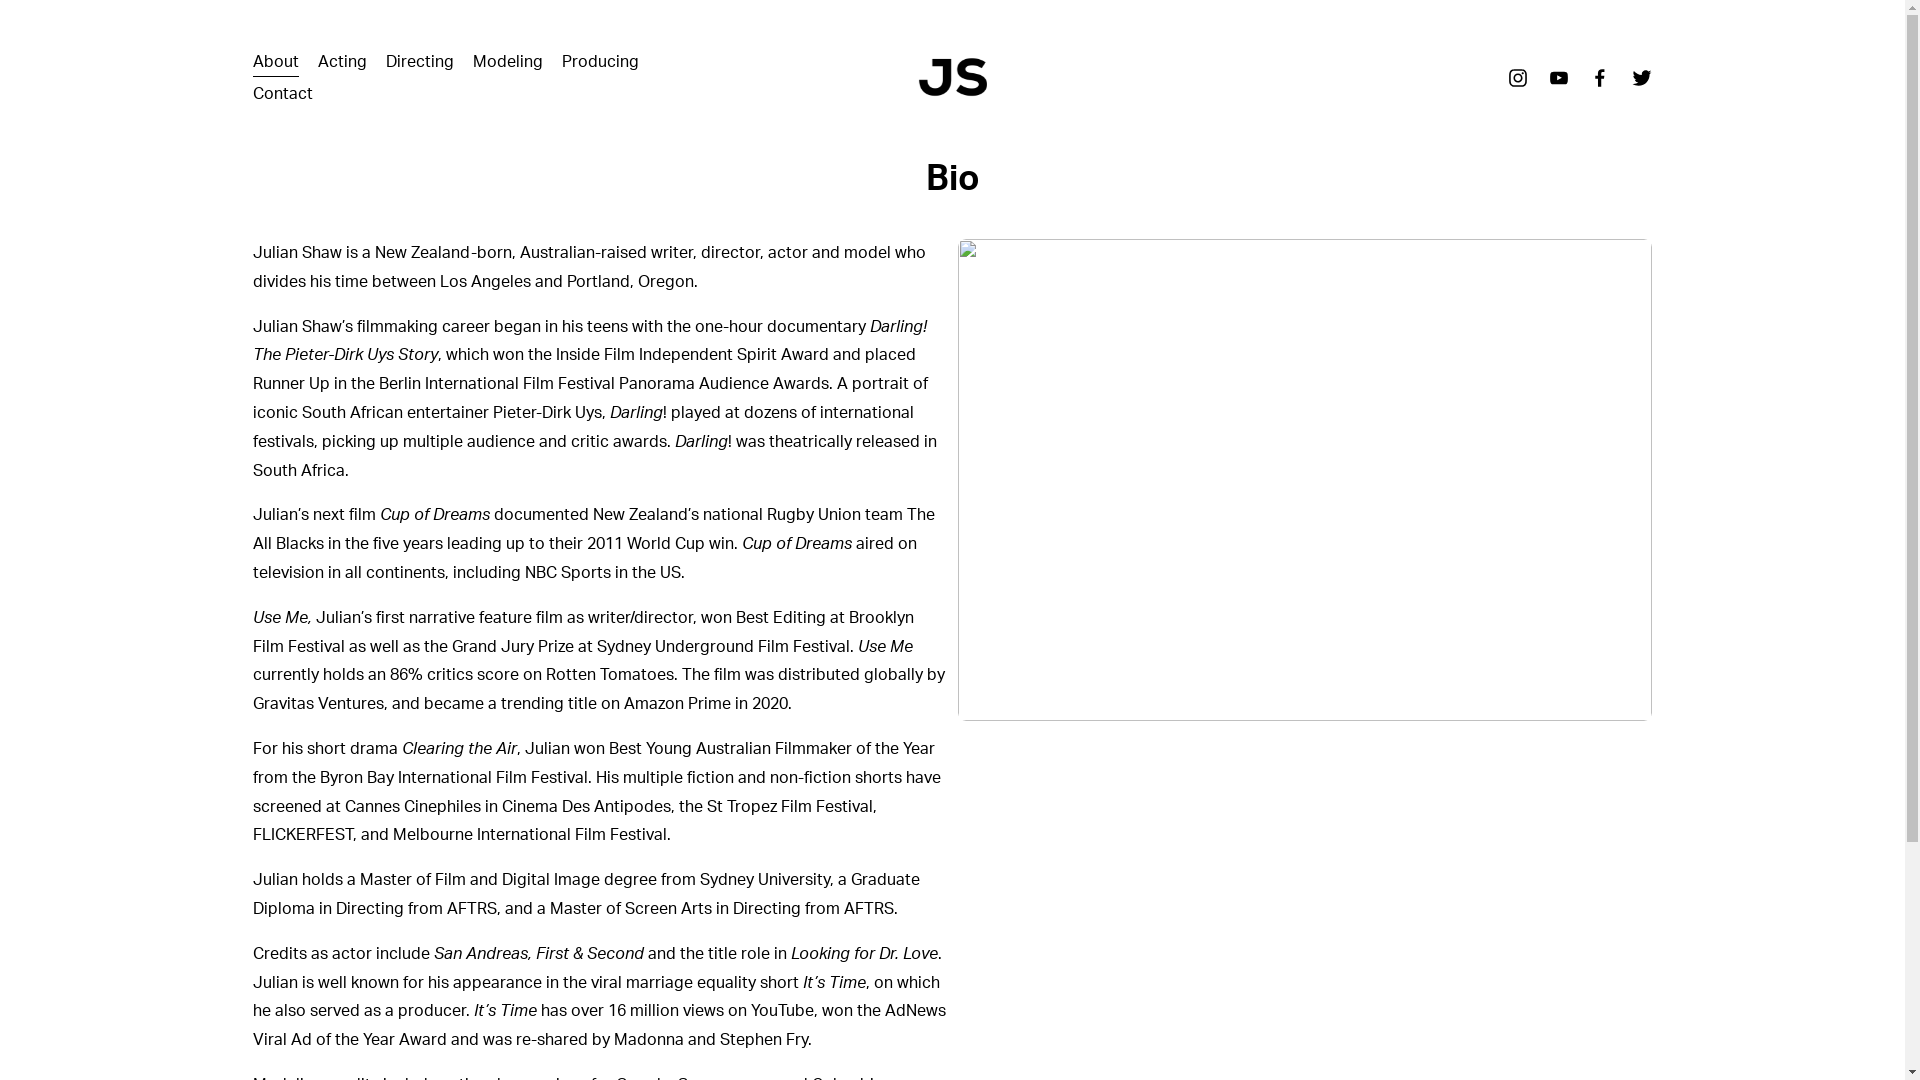 This screenshot has width=1920, height=1080. Describe the element at coordinates (251, 93) in the screenshot. I see `'Contact'` at that location.